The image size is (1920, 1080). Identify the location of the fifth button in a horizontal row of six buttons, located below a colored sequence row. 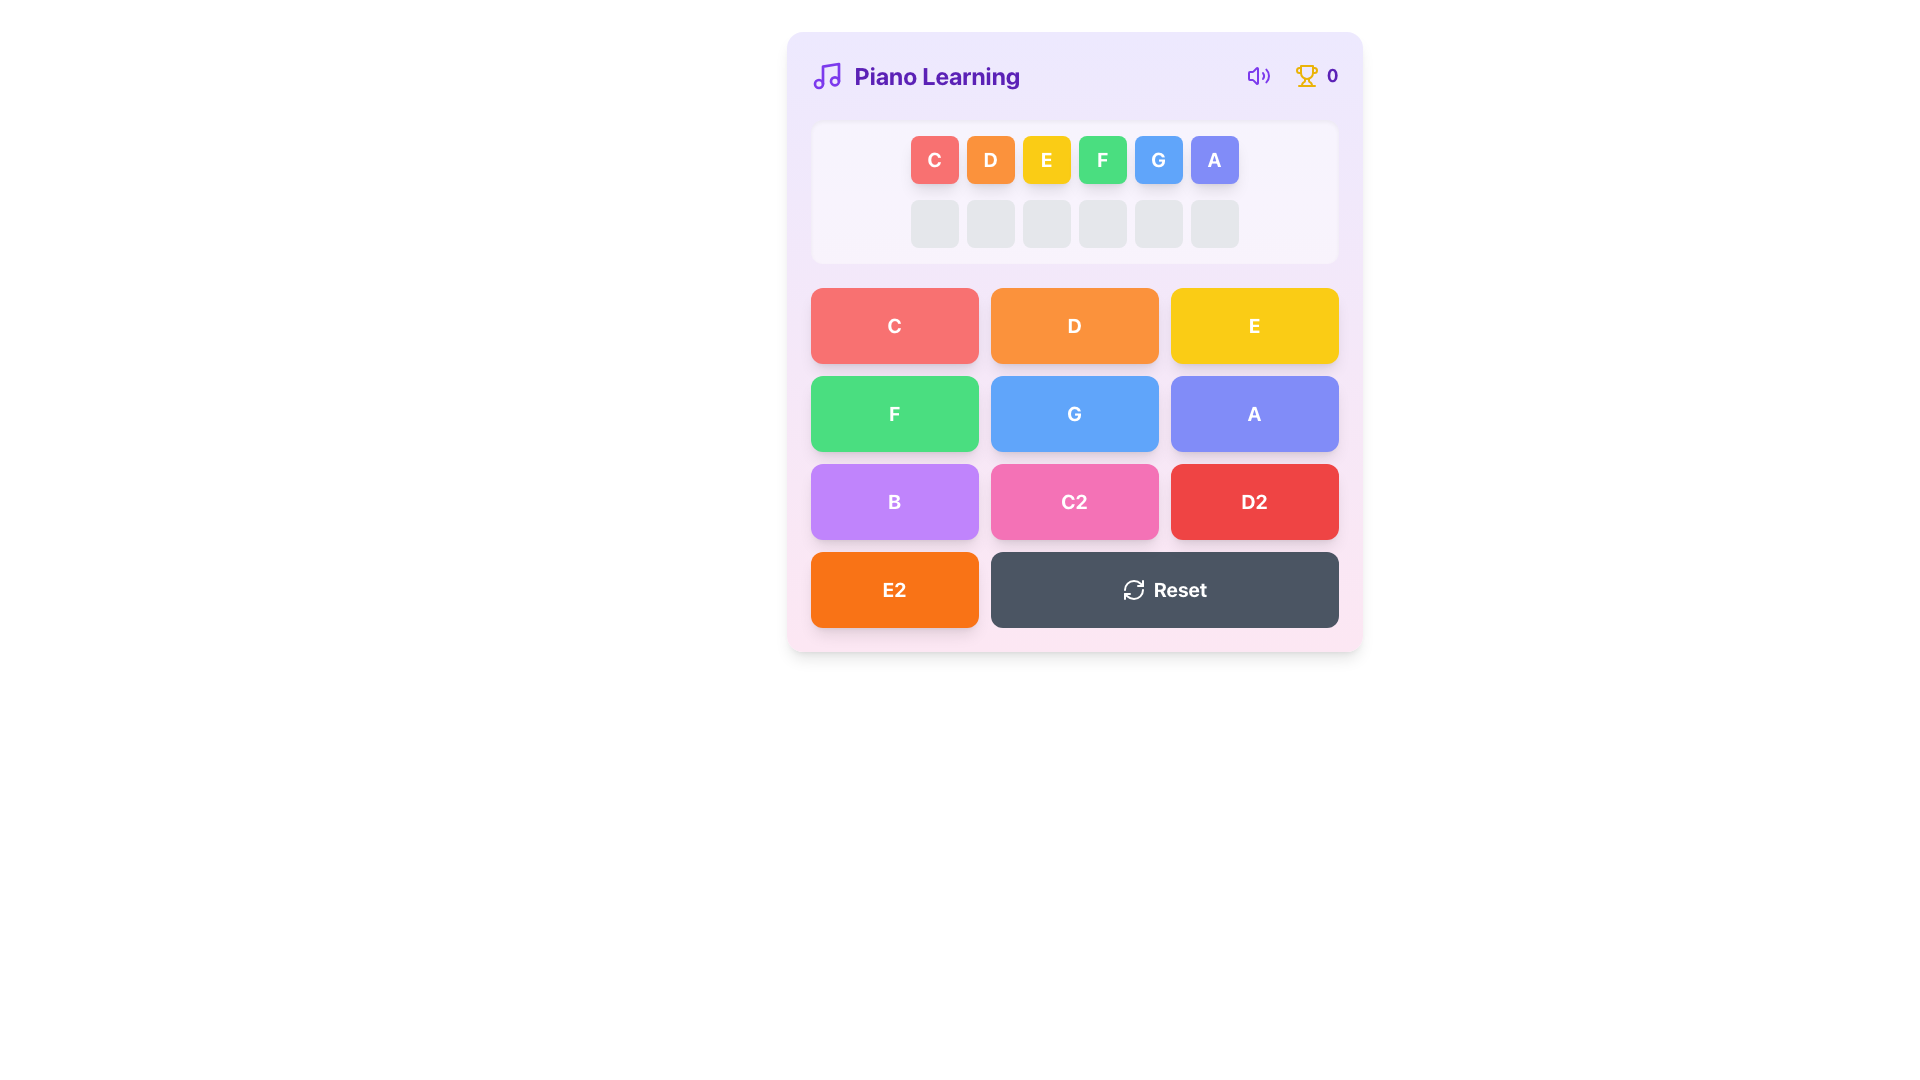
(1158, 223).